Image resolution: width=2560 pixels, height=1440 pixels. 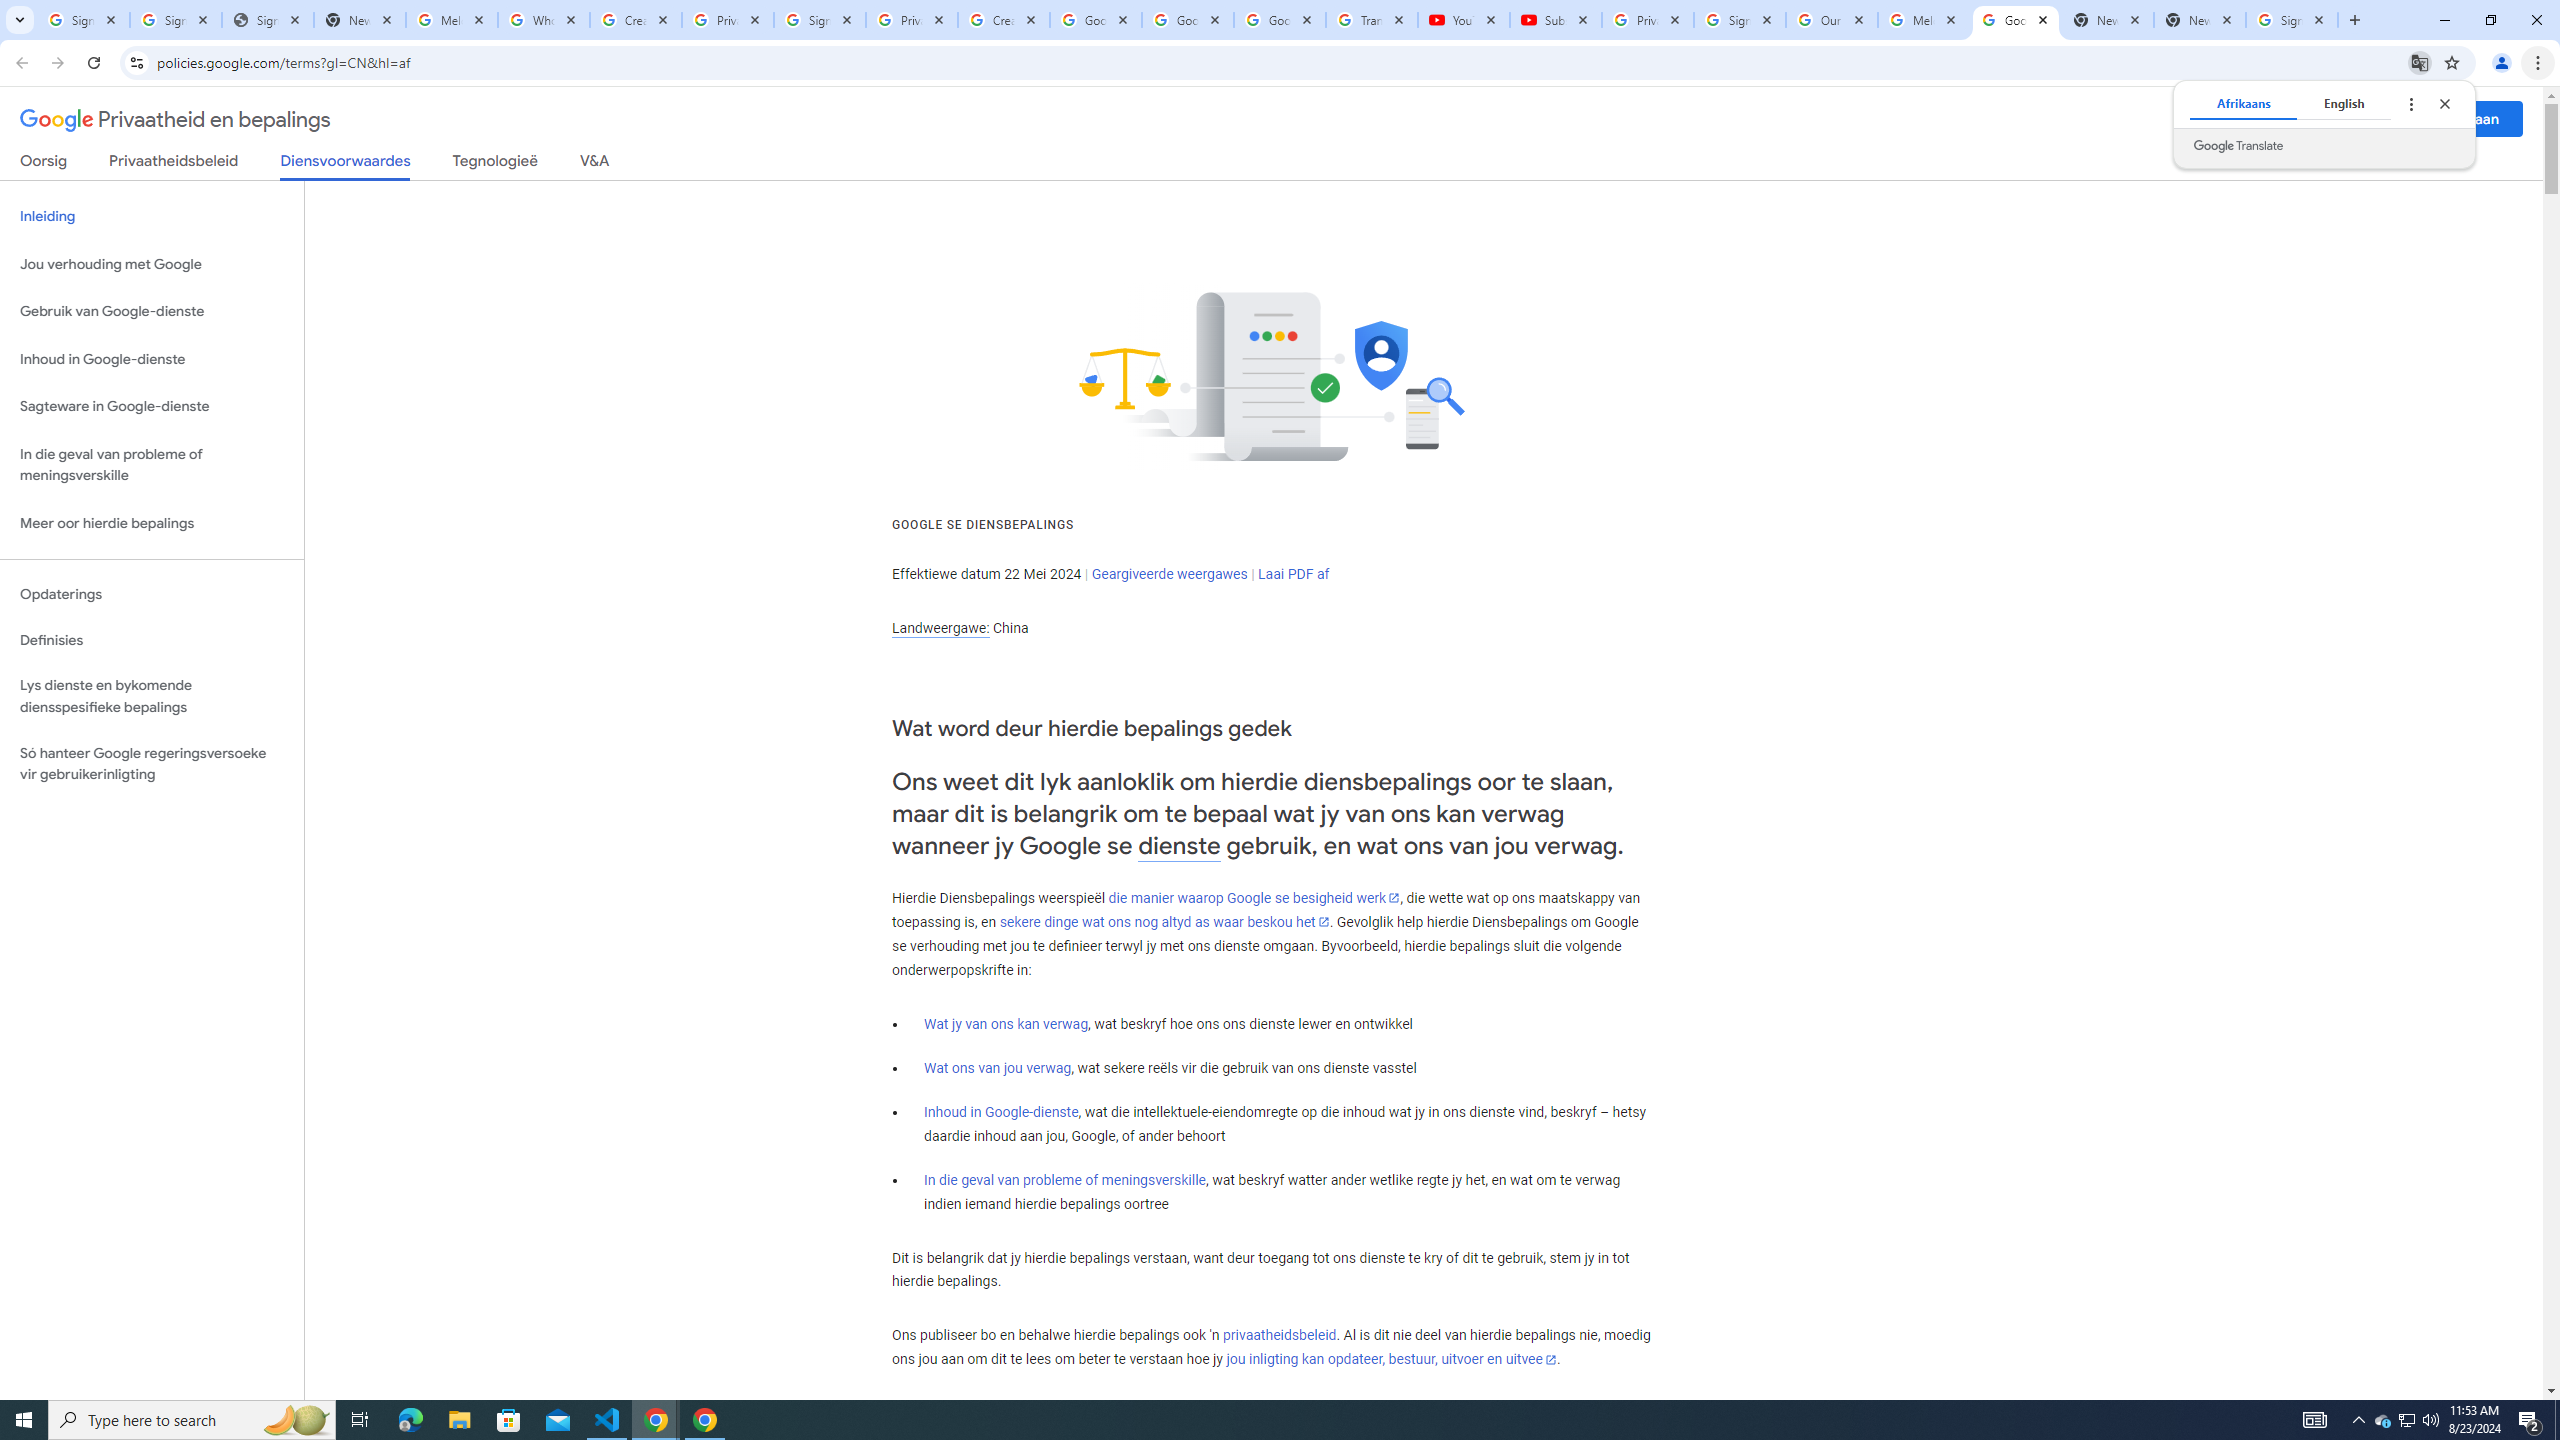 What do you see at coordinates (2409, 103) in the screenshot?
I see `'Translate options'` at bounding box center [2409, 103].